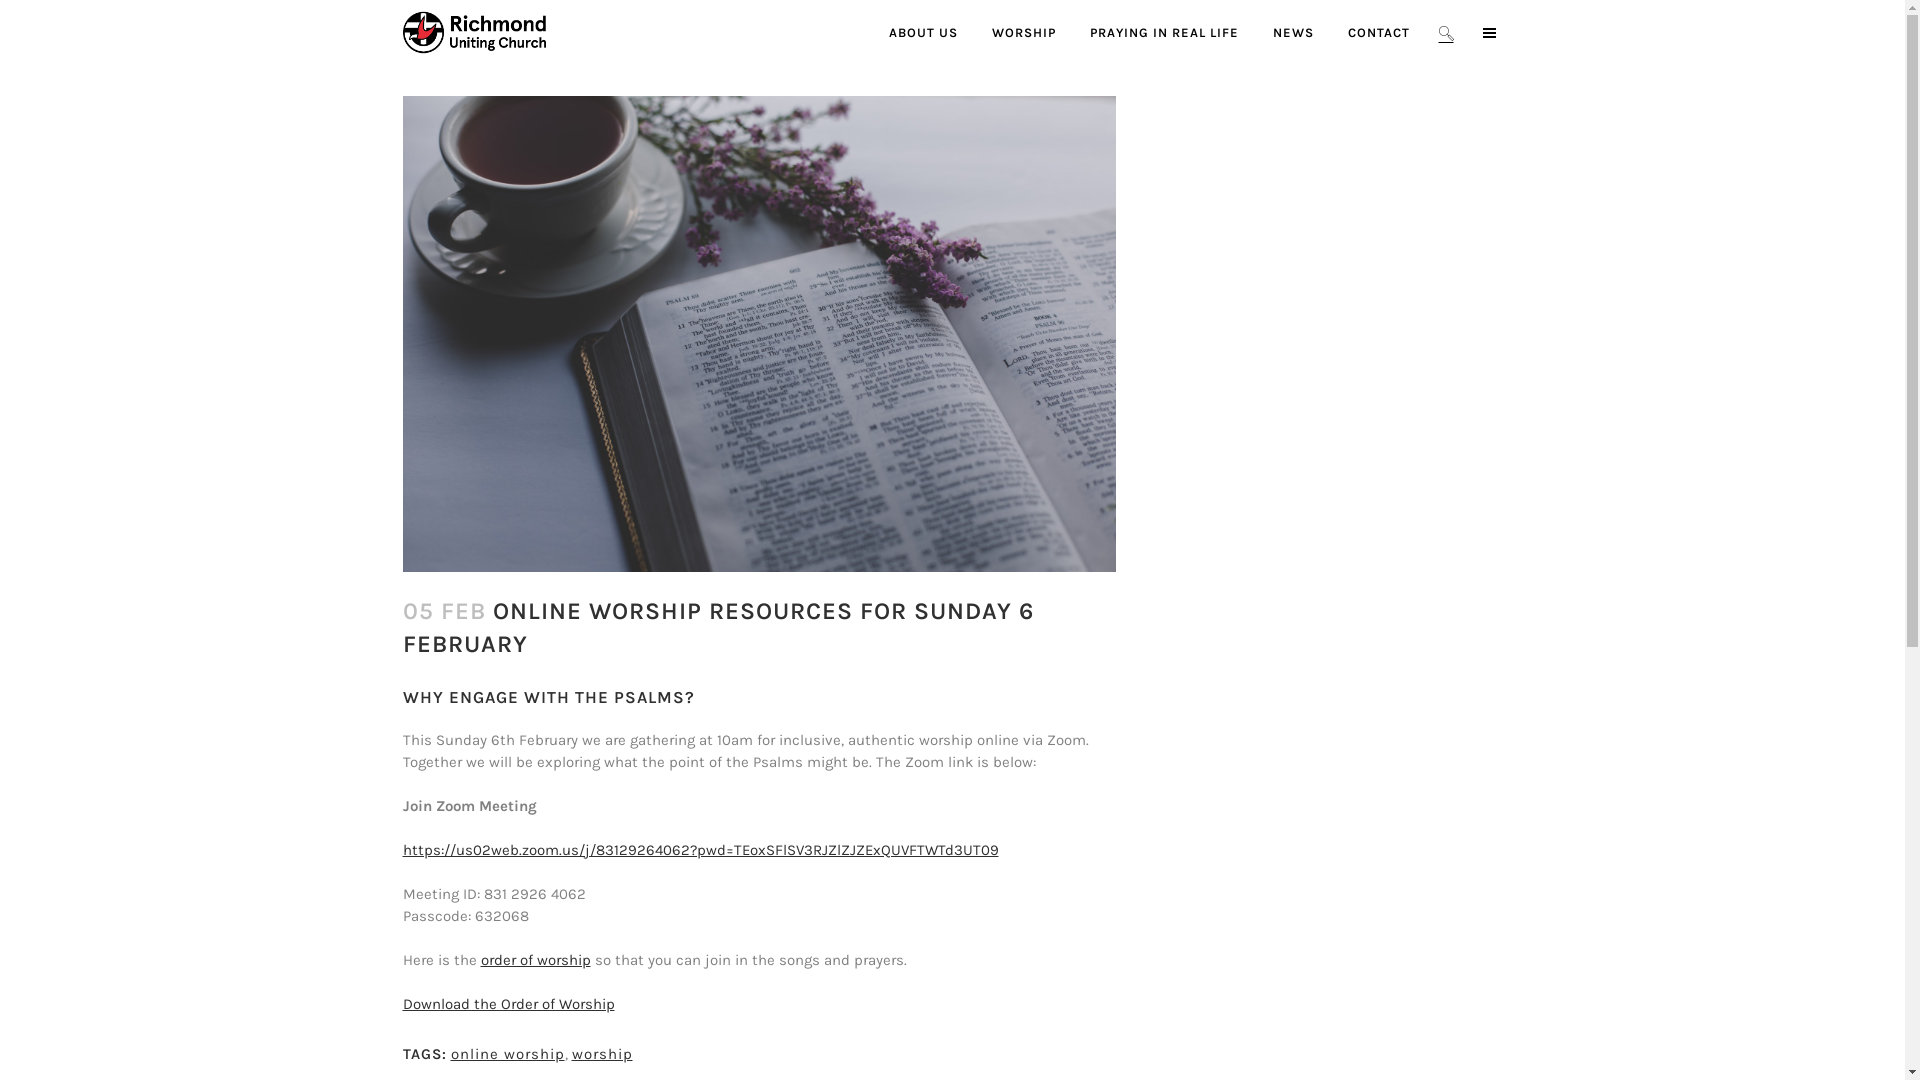 This screenshot has height=1080, width=1920. I want to click on 'order of worship', so click(534, 959).